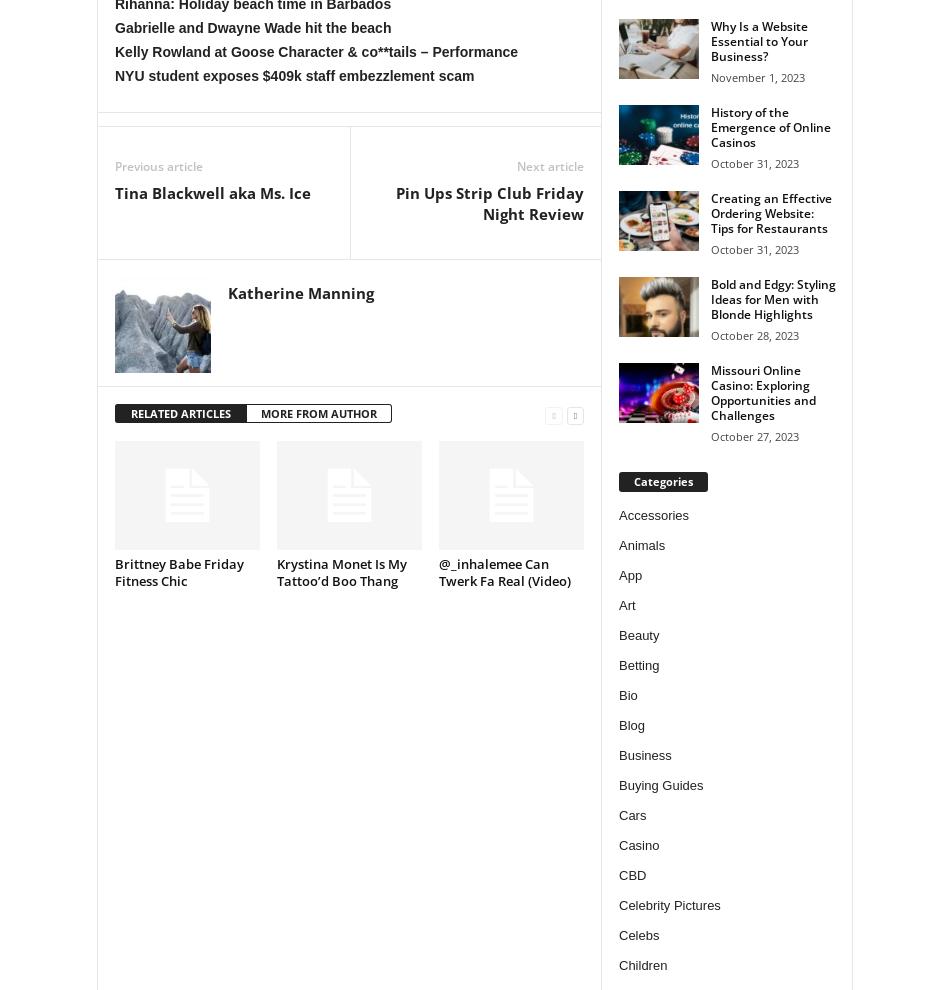 This screenshot has width=950, height=990. Describe the element at coordinates (619, 754) in the screenshot. I see `'Business'` at that location.